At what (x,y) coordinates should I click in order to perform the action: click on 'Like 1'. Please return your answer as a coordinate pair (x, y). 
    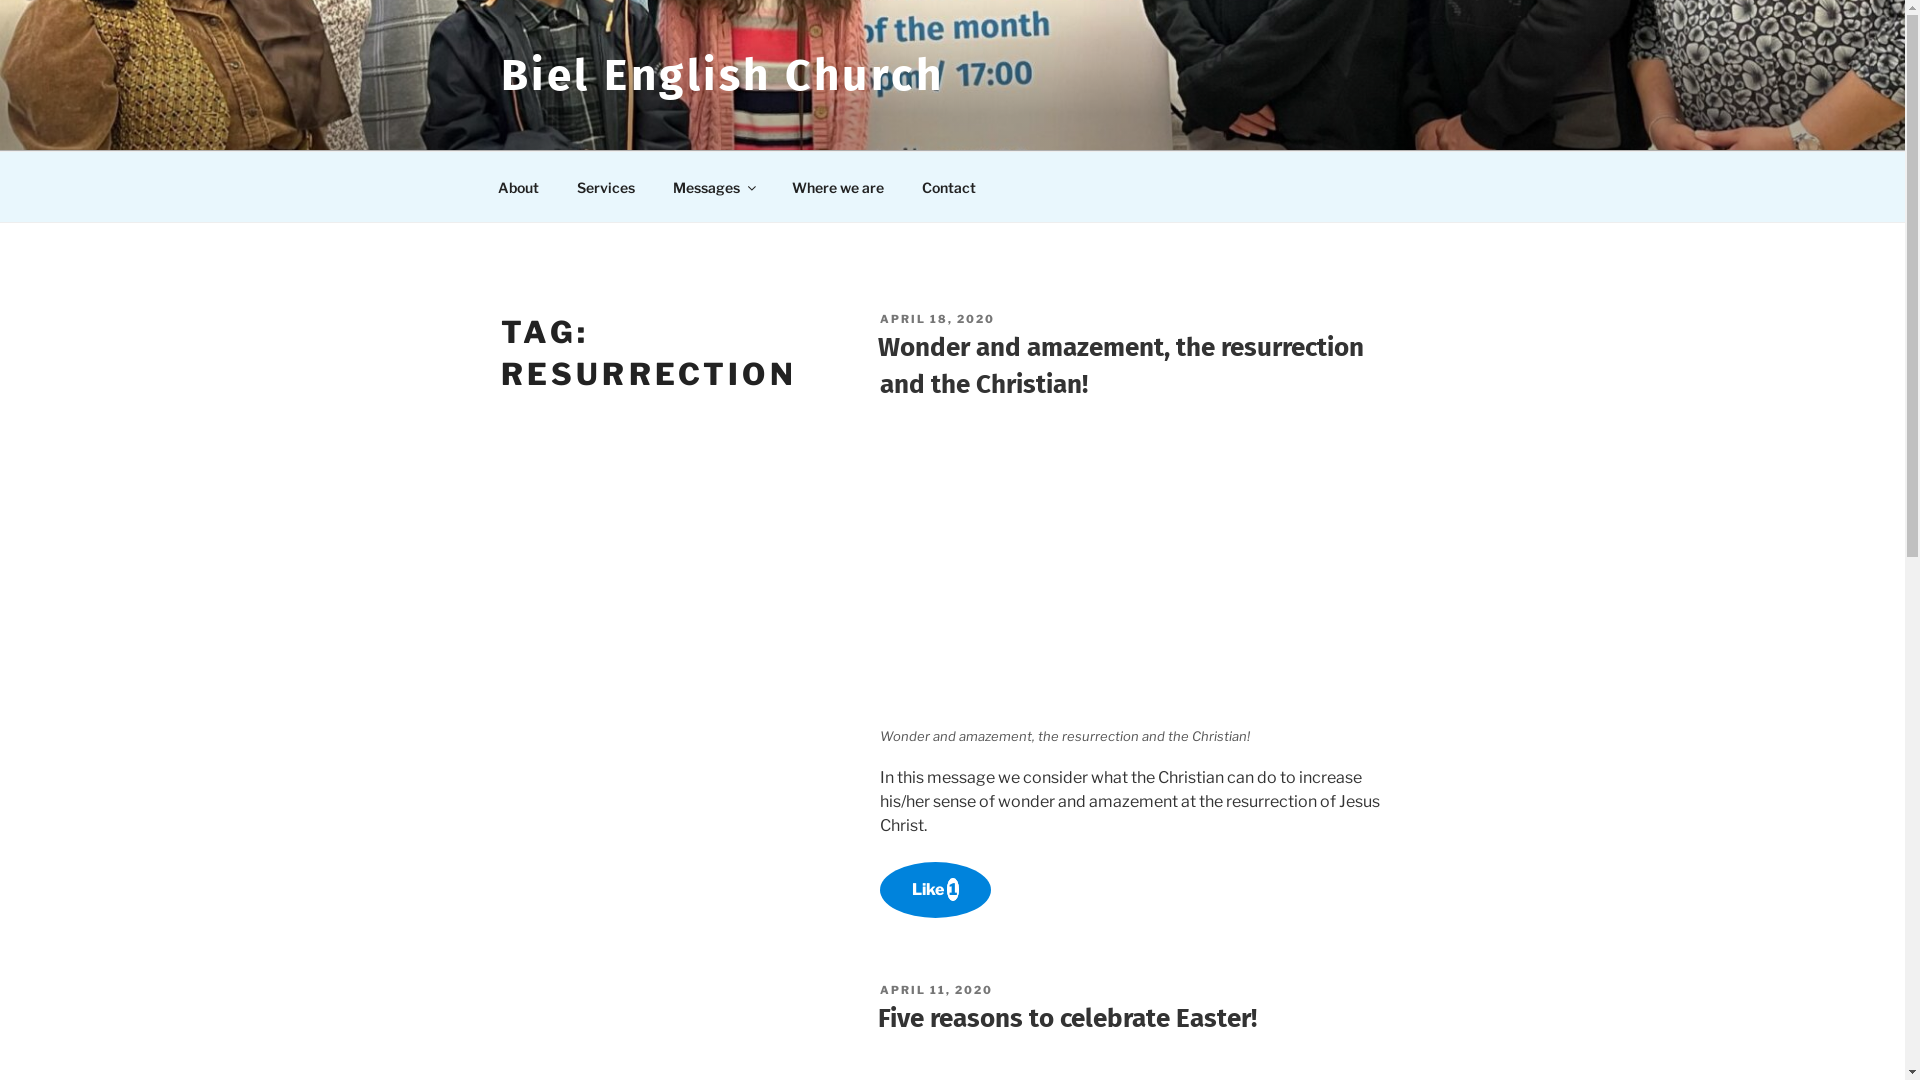
    Looking at the image, I should click on (934, 889).